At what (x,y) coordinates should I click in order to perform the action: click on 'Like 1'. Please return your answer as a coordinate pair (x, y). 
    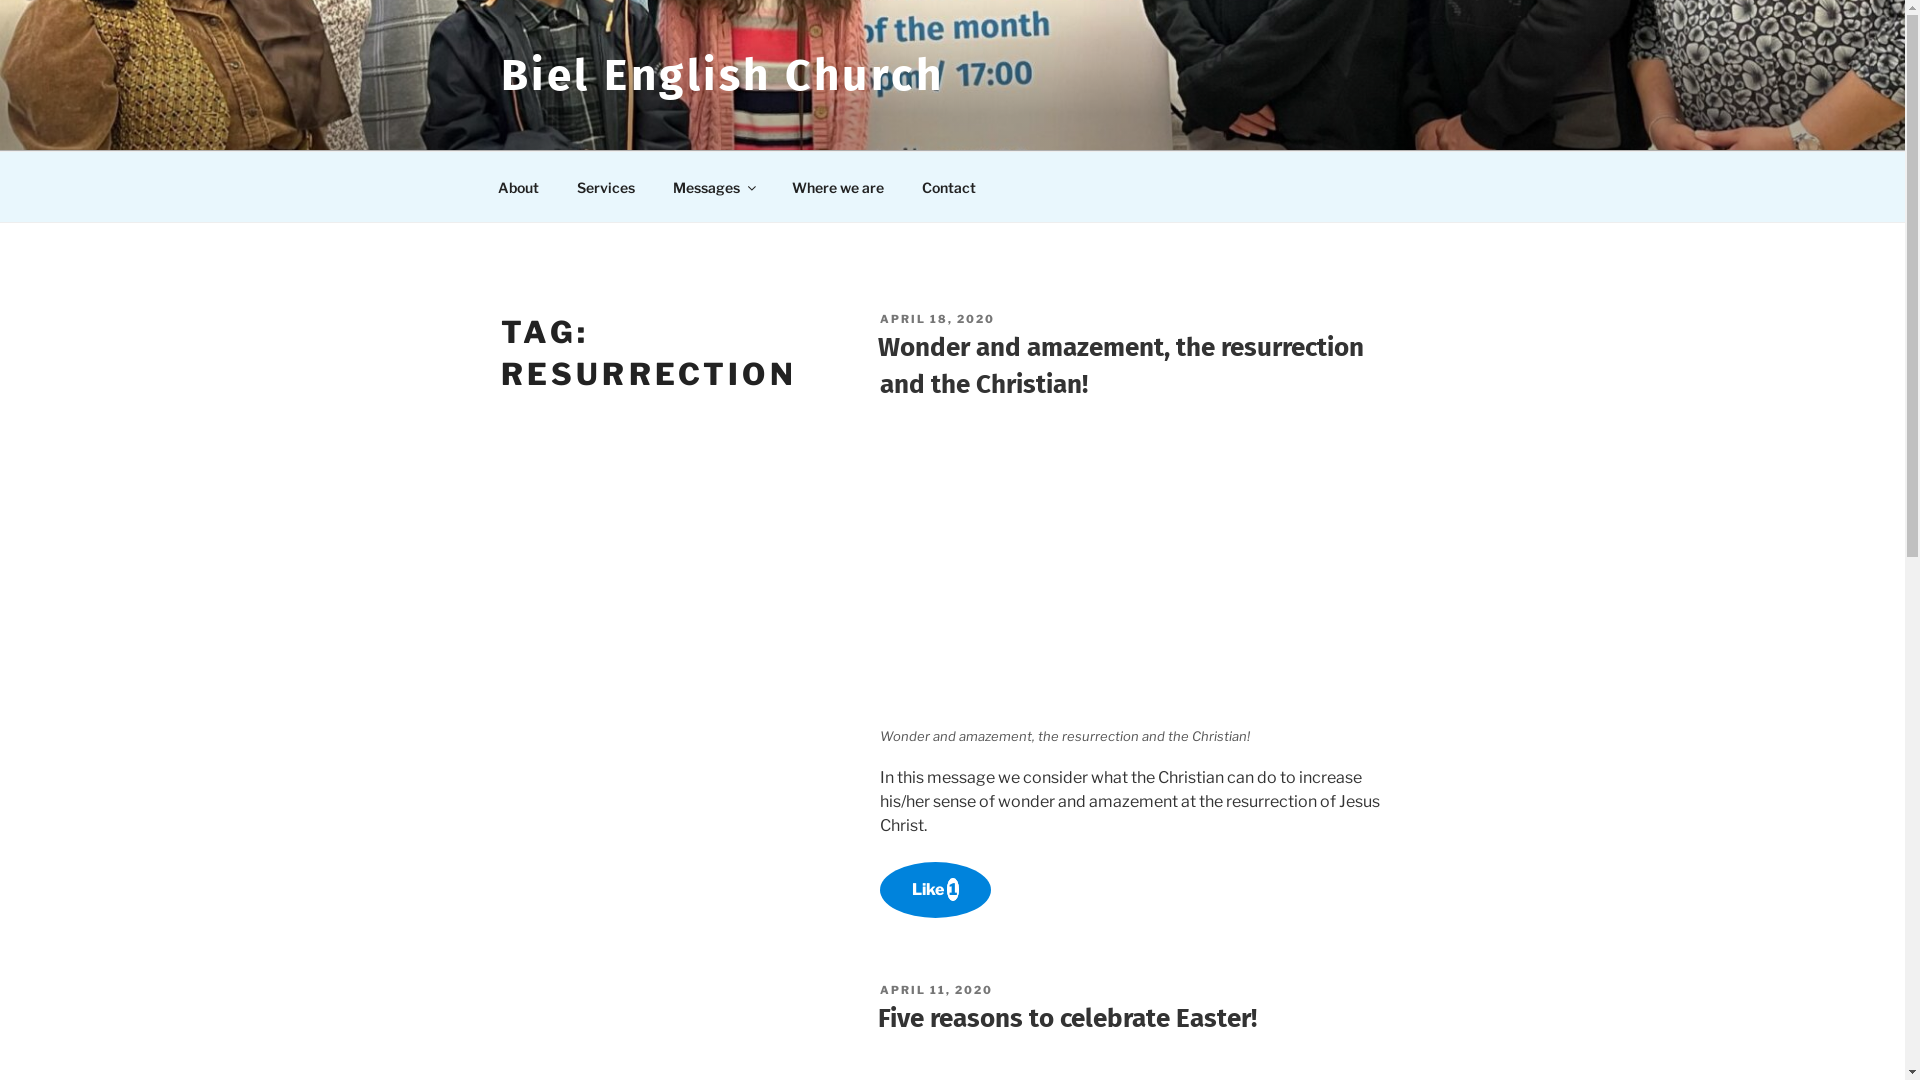
    Looking at the image, I should click on (934, 889).